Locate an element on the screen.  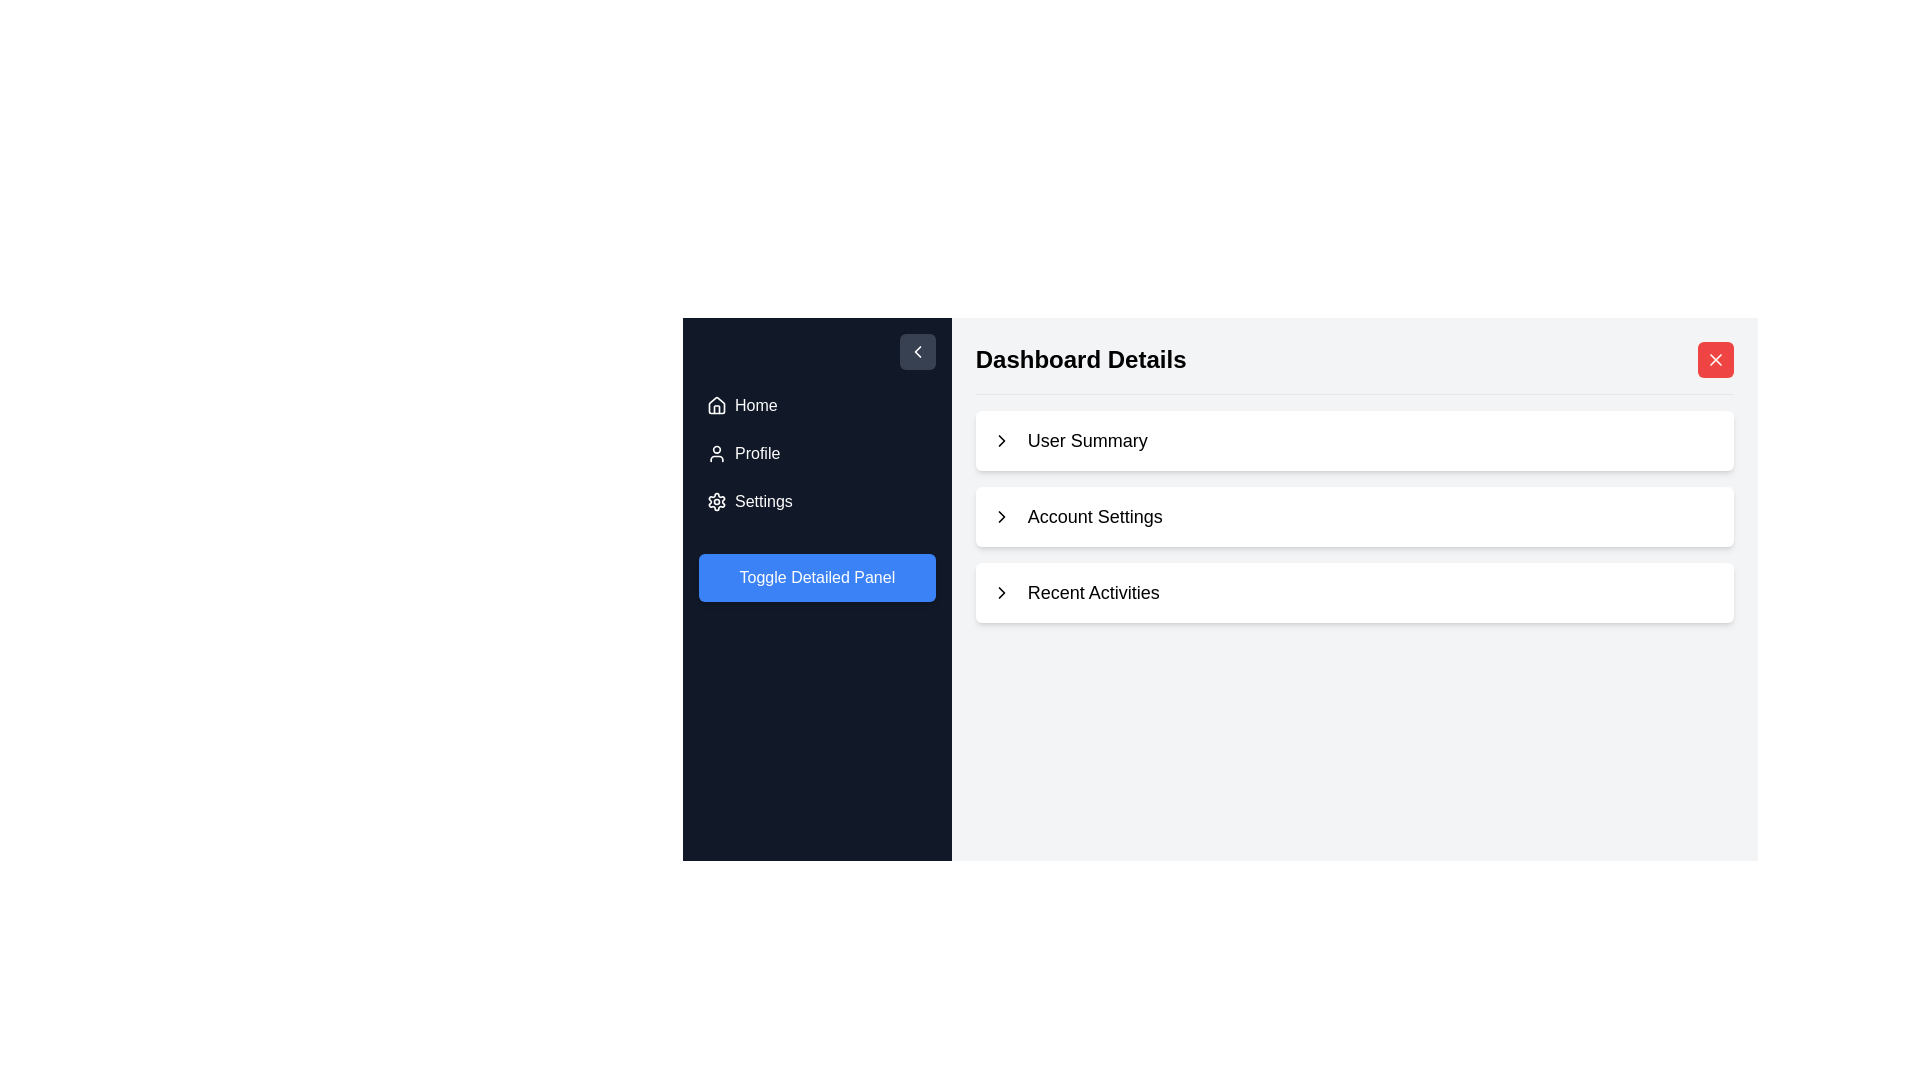
the icon button located at the top-right corner of the navigation panel is located at coordinates (916, 350).